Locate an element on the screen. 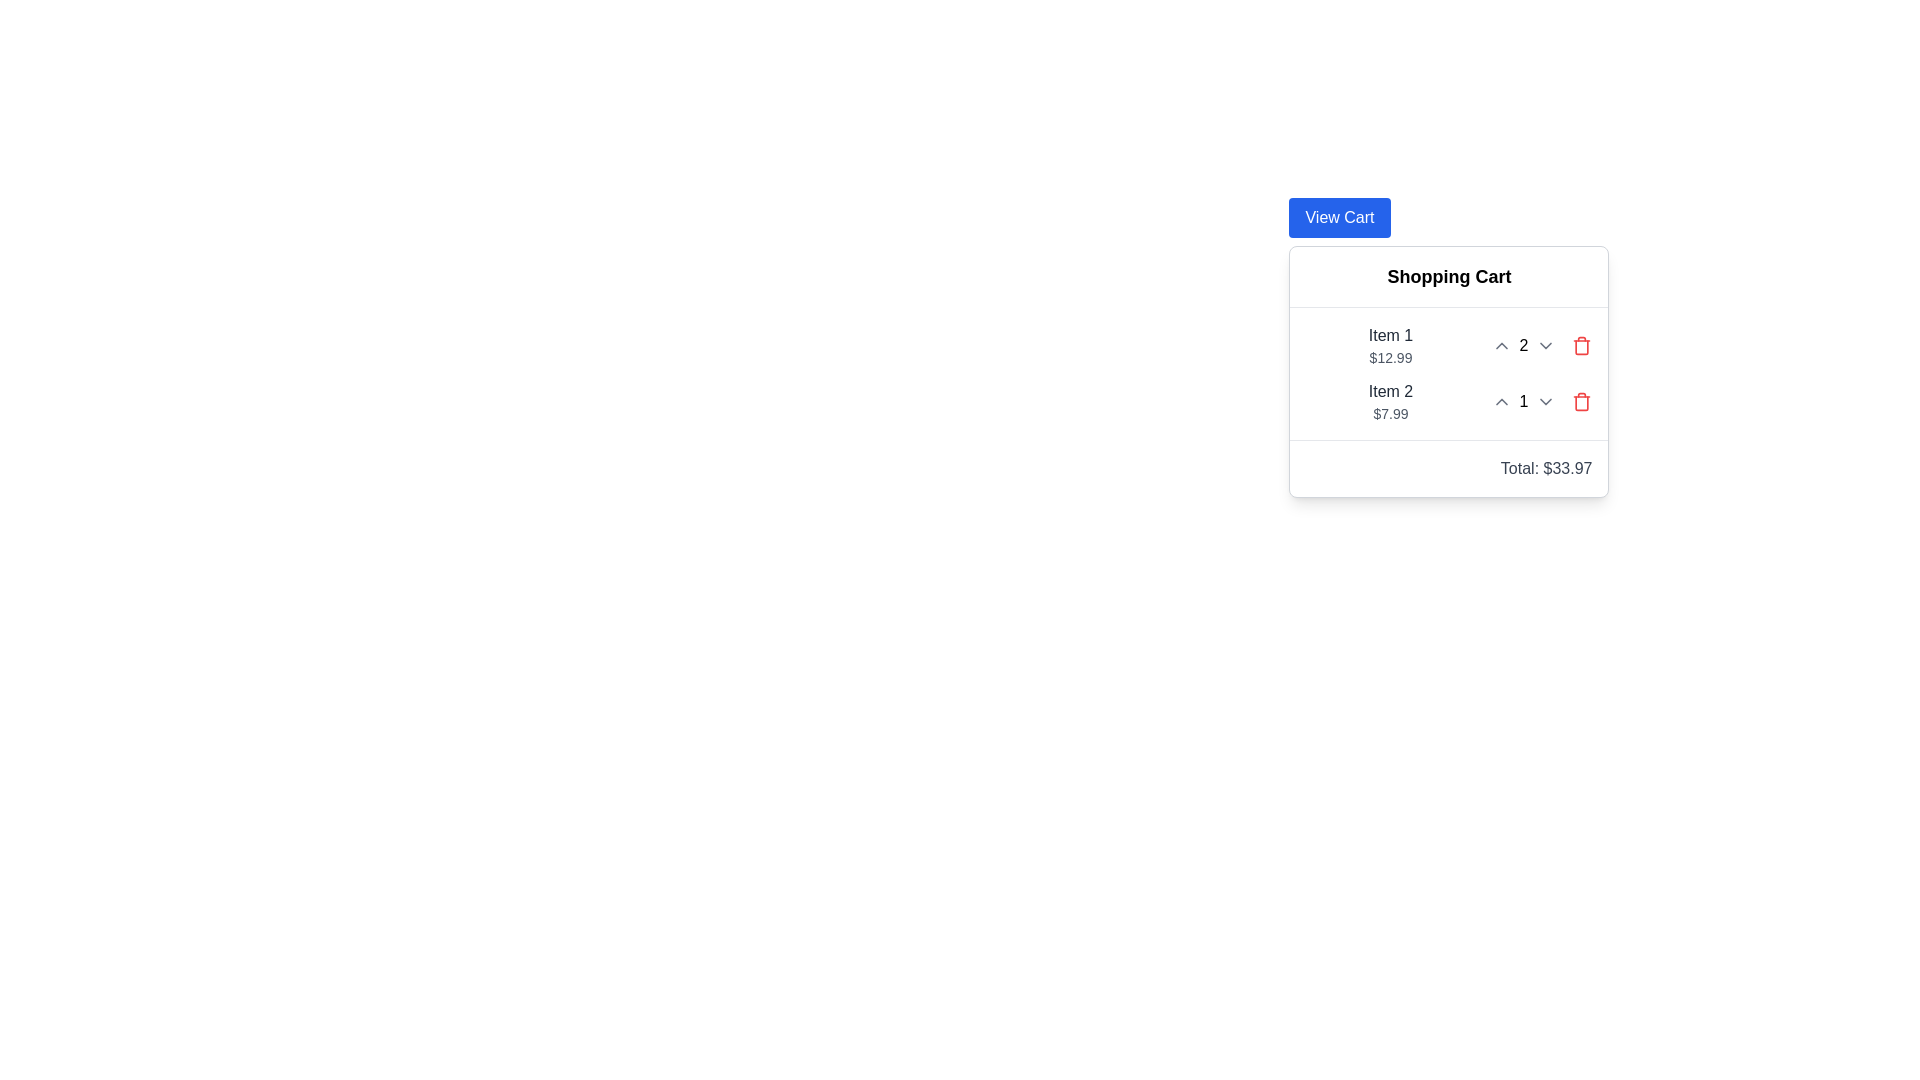 The width and height of the screenshot is (1920, 1080). numeric value displayed in the quantity text box for 'Item 2' in the shopping cart interface, which is positioned between the decrement and increment buttons is located at coordinates (1523, 401).